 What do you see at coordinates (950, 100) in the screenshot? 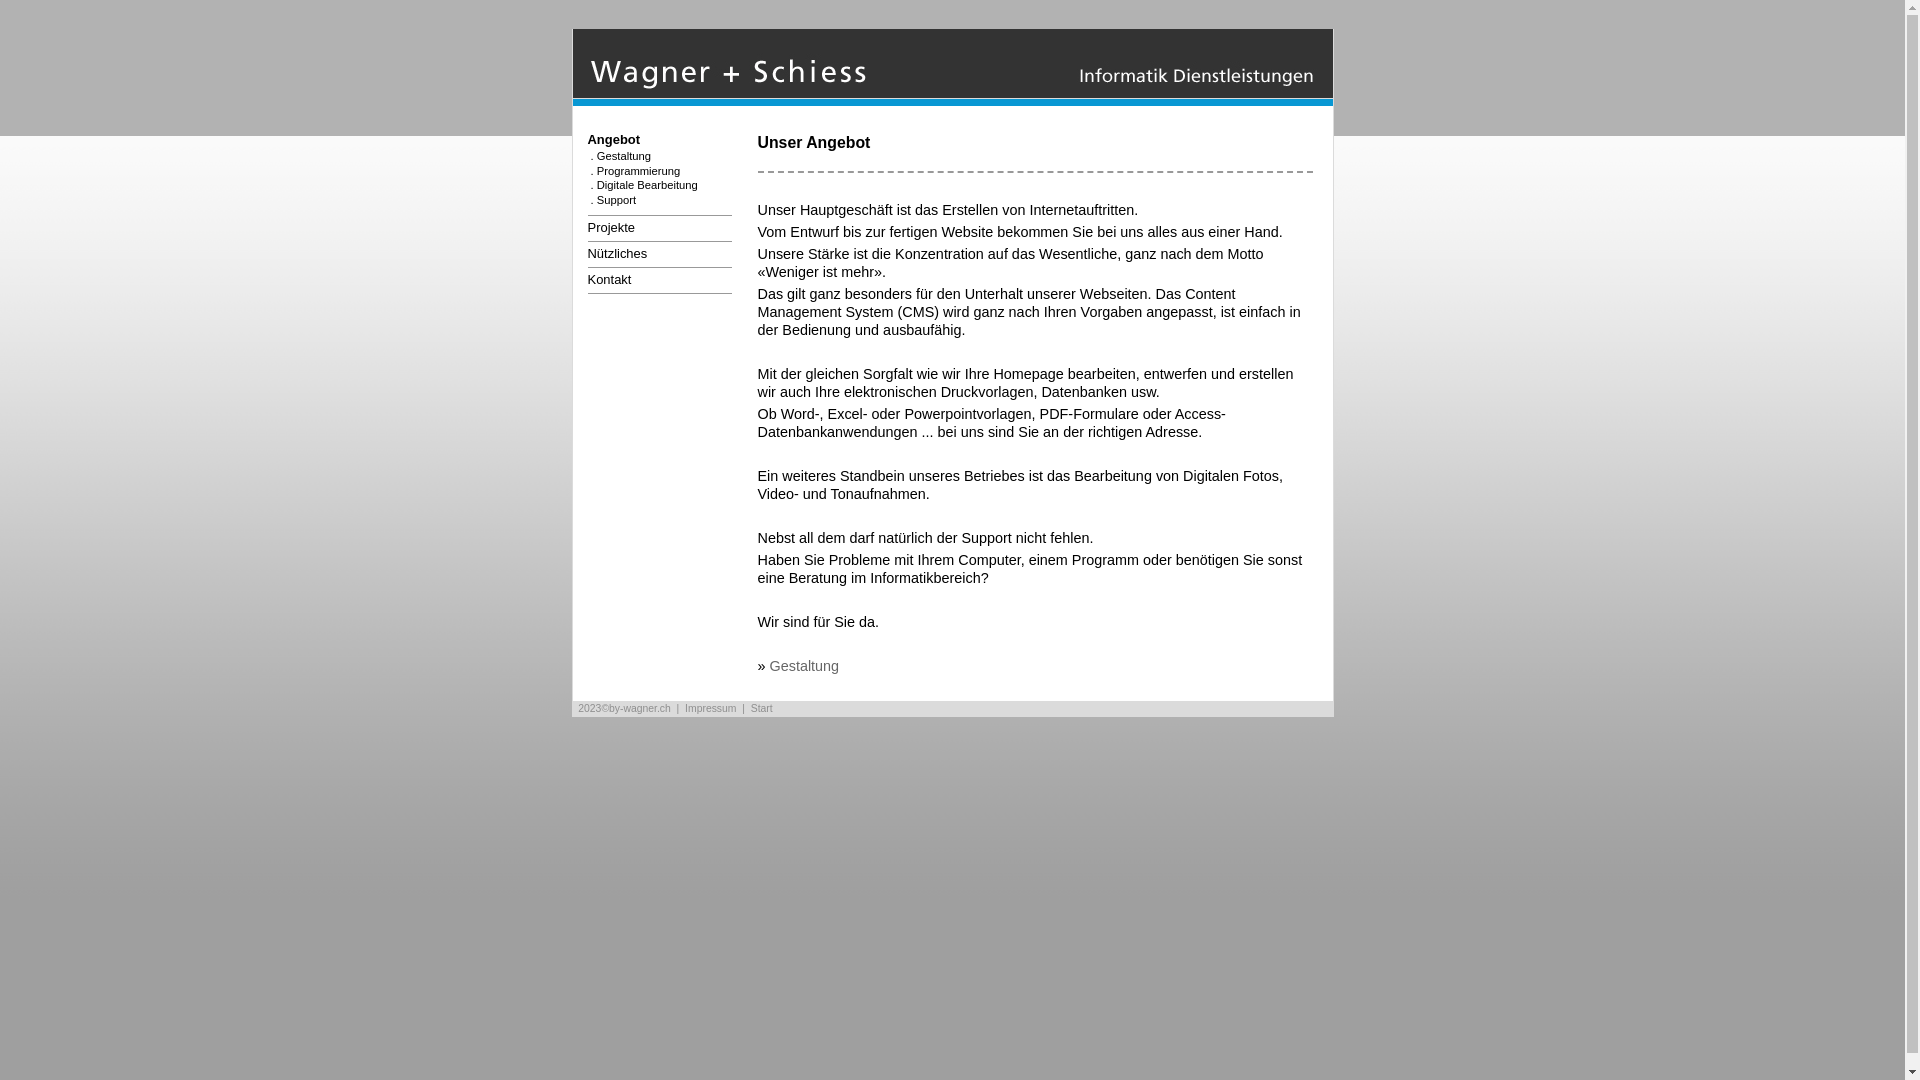
I see `'Start'` at bounding box center [950, 100].